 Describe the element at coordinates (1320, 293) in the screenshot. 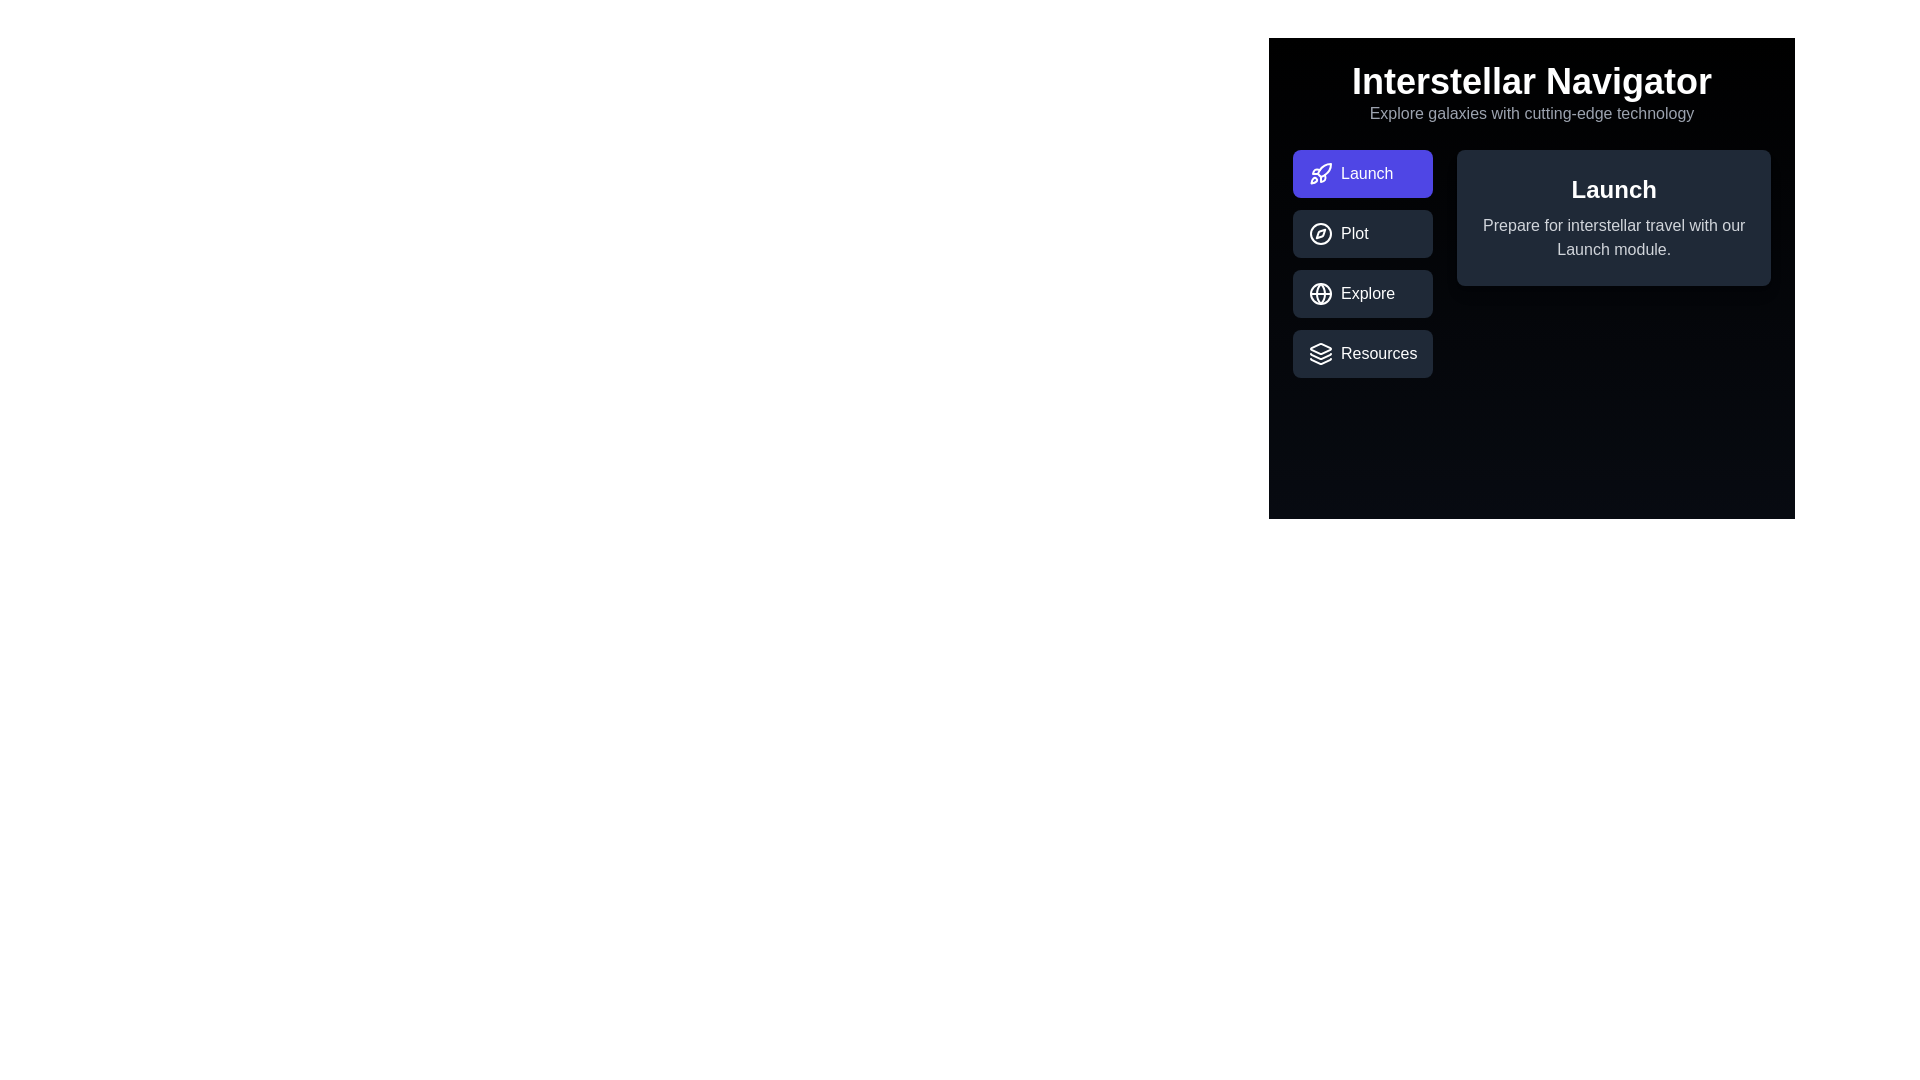

I see `the icon within the tab labeled Explore` at that location.